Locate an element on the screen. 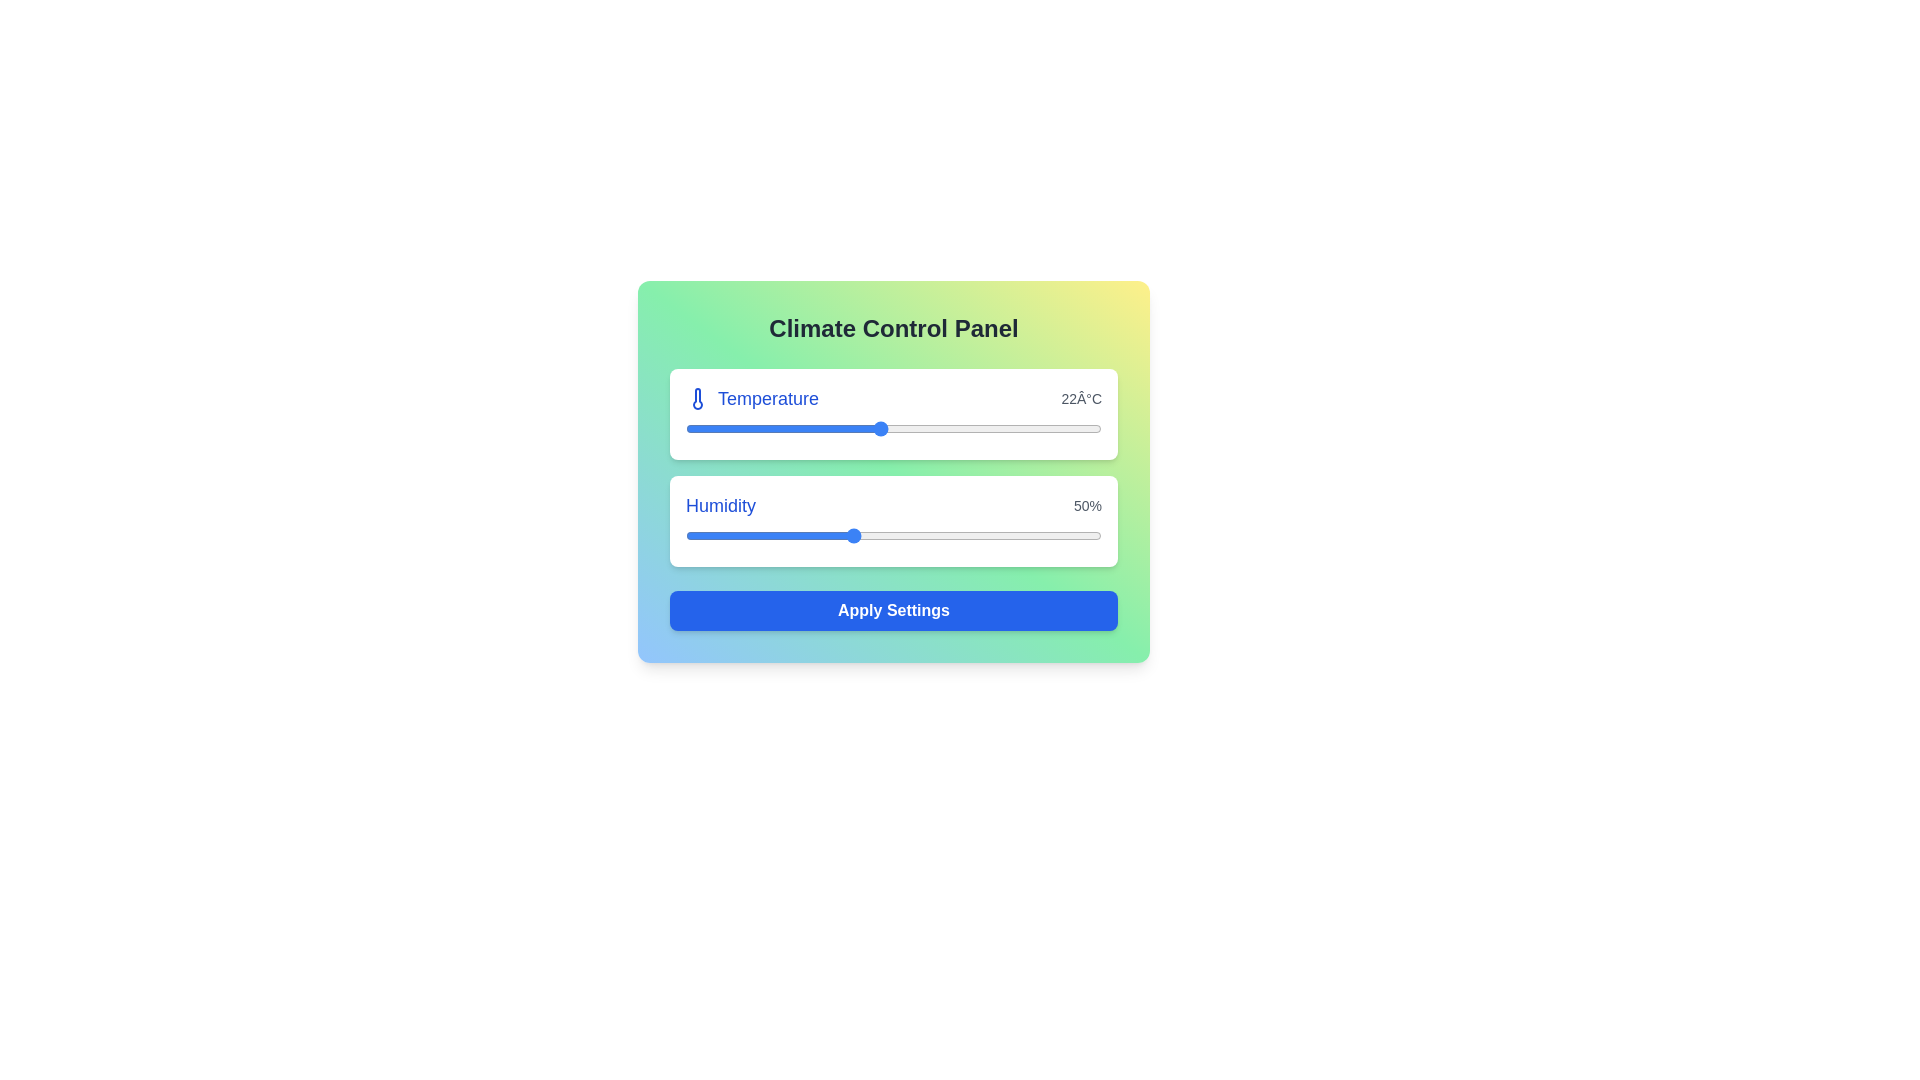 The width and height of the screenshot is (1920, 1080). the temperature icon located to the left of the 'Temperature' text in the temperature adjustment section is located at coordinates (697, 398).